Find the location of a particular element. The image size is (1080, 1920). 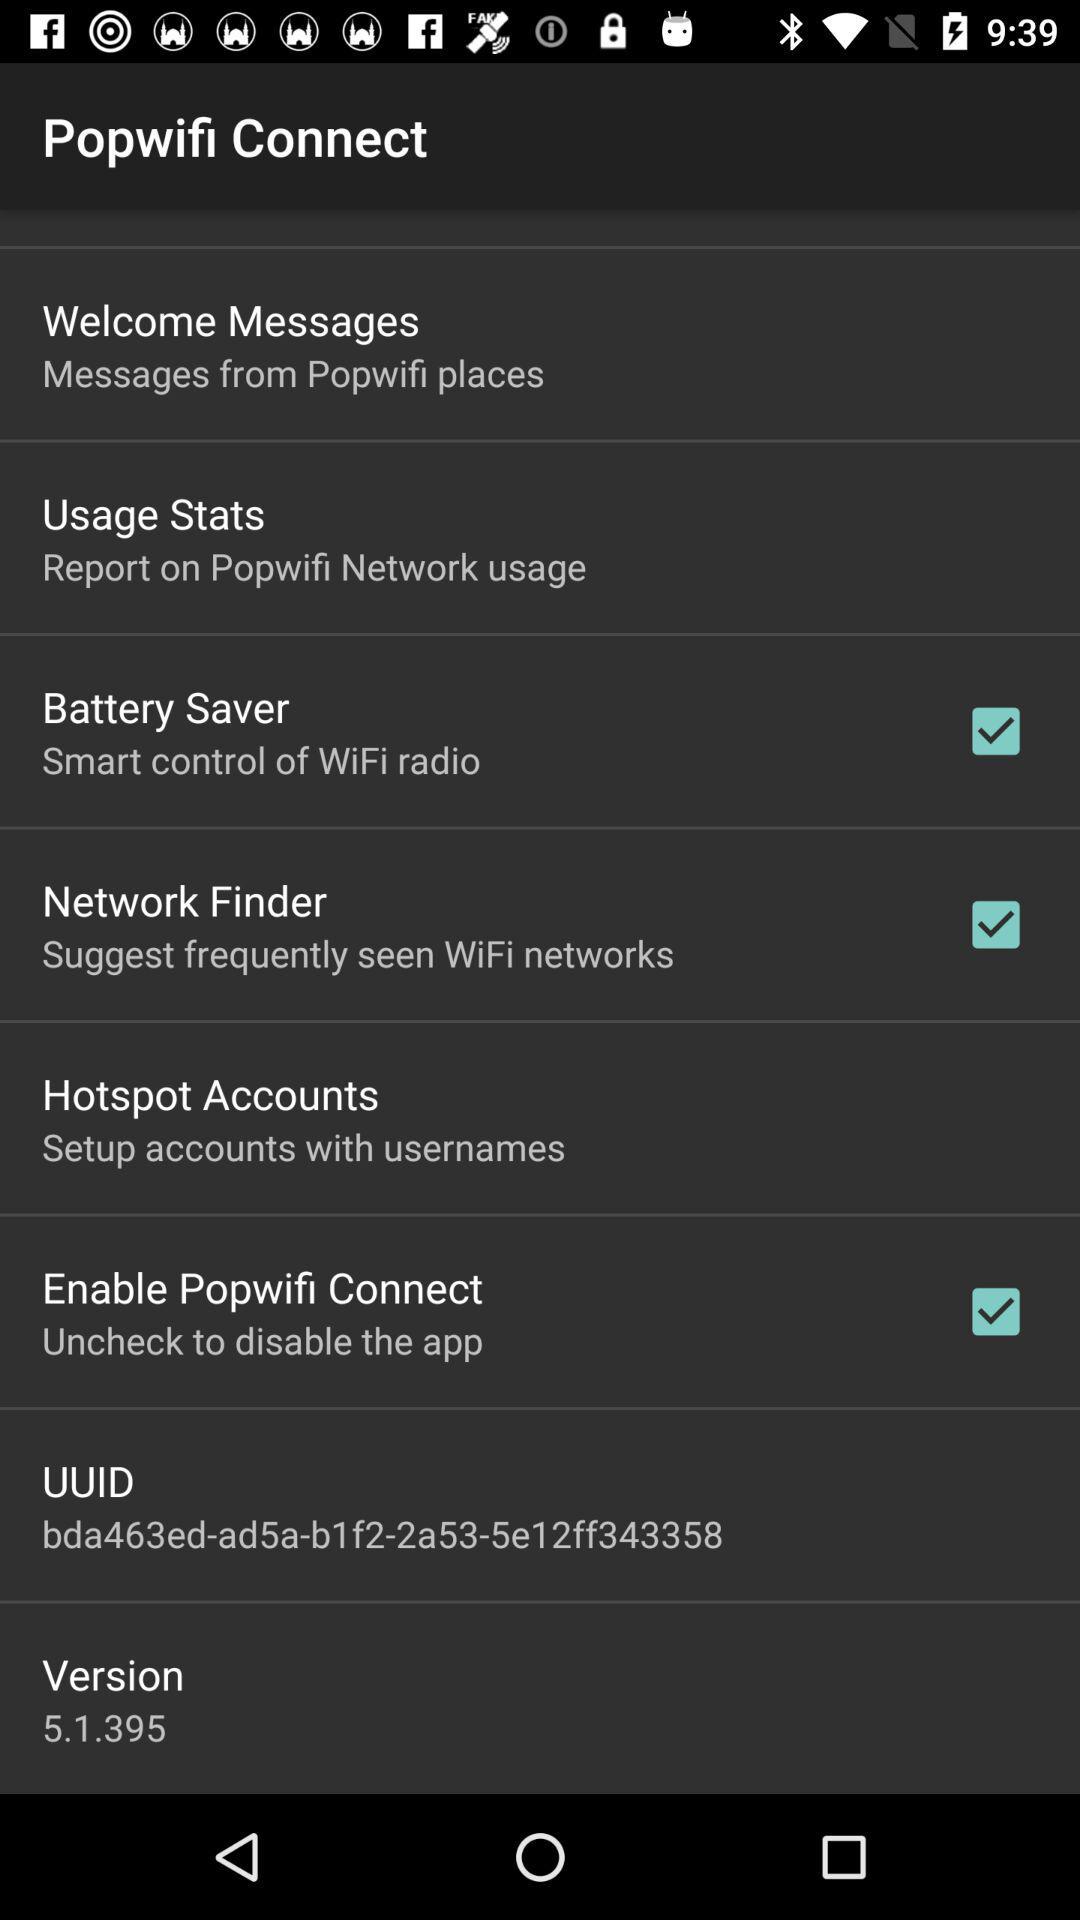

the item below the version app is located at coordinates (104, 1726).